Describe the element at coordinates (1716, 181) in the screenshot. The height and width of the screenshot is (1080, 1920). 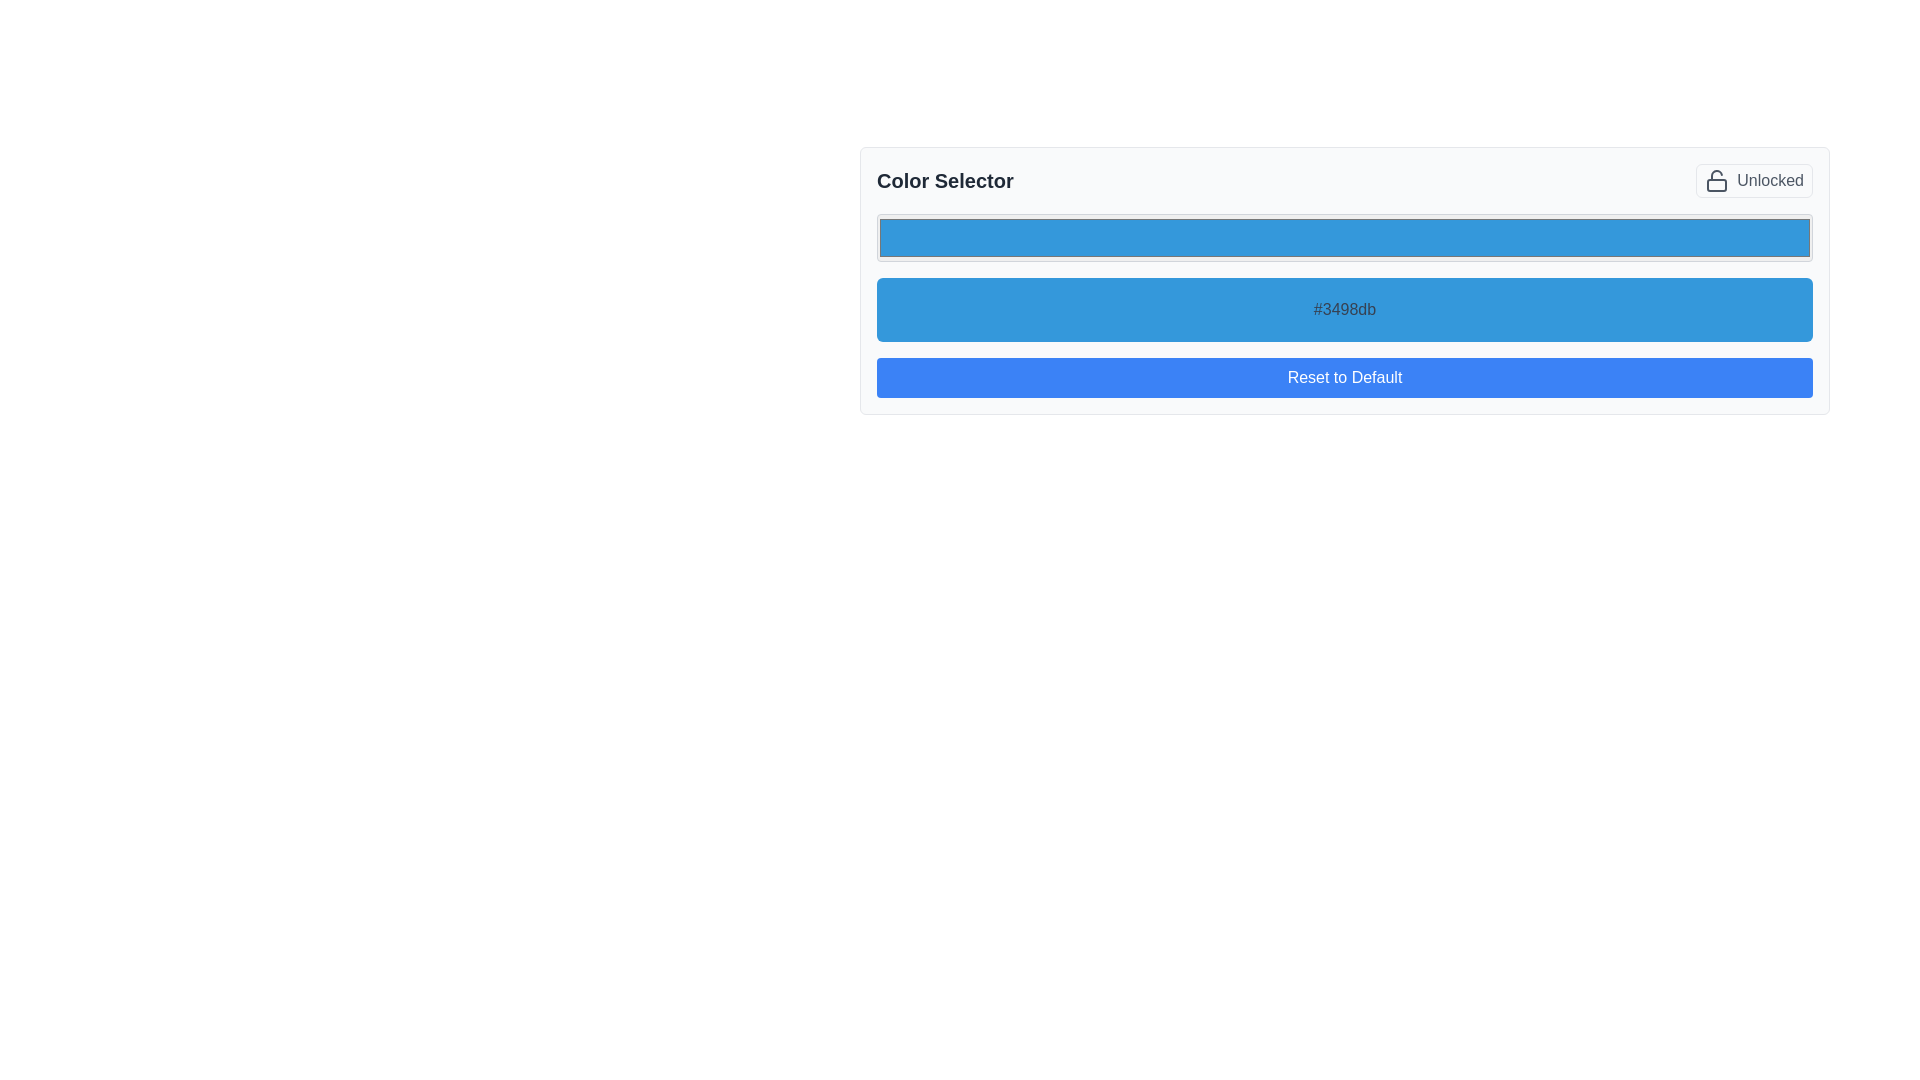
I see `the unlocked state icon located at the top-right corner of the interface` at that location.